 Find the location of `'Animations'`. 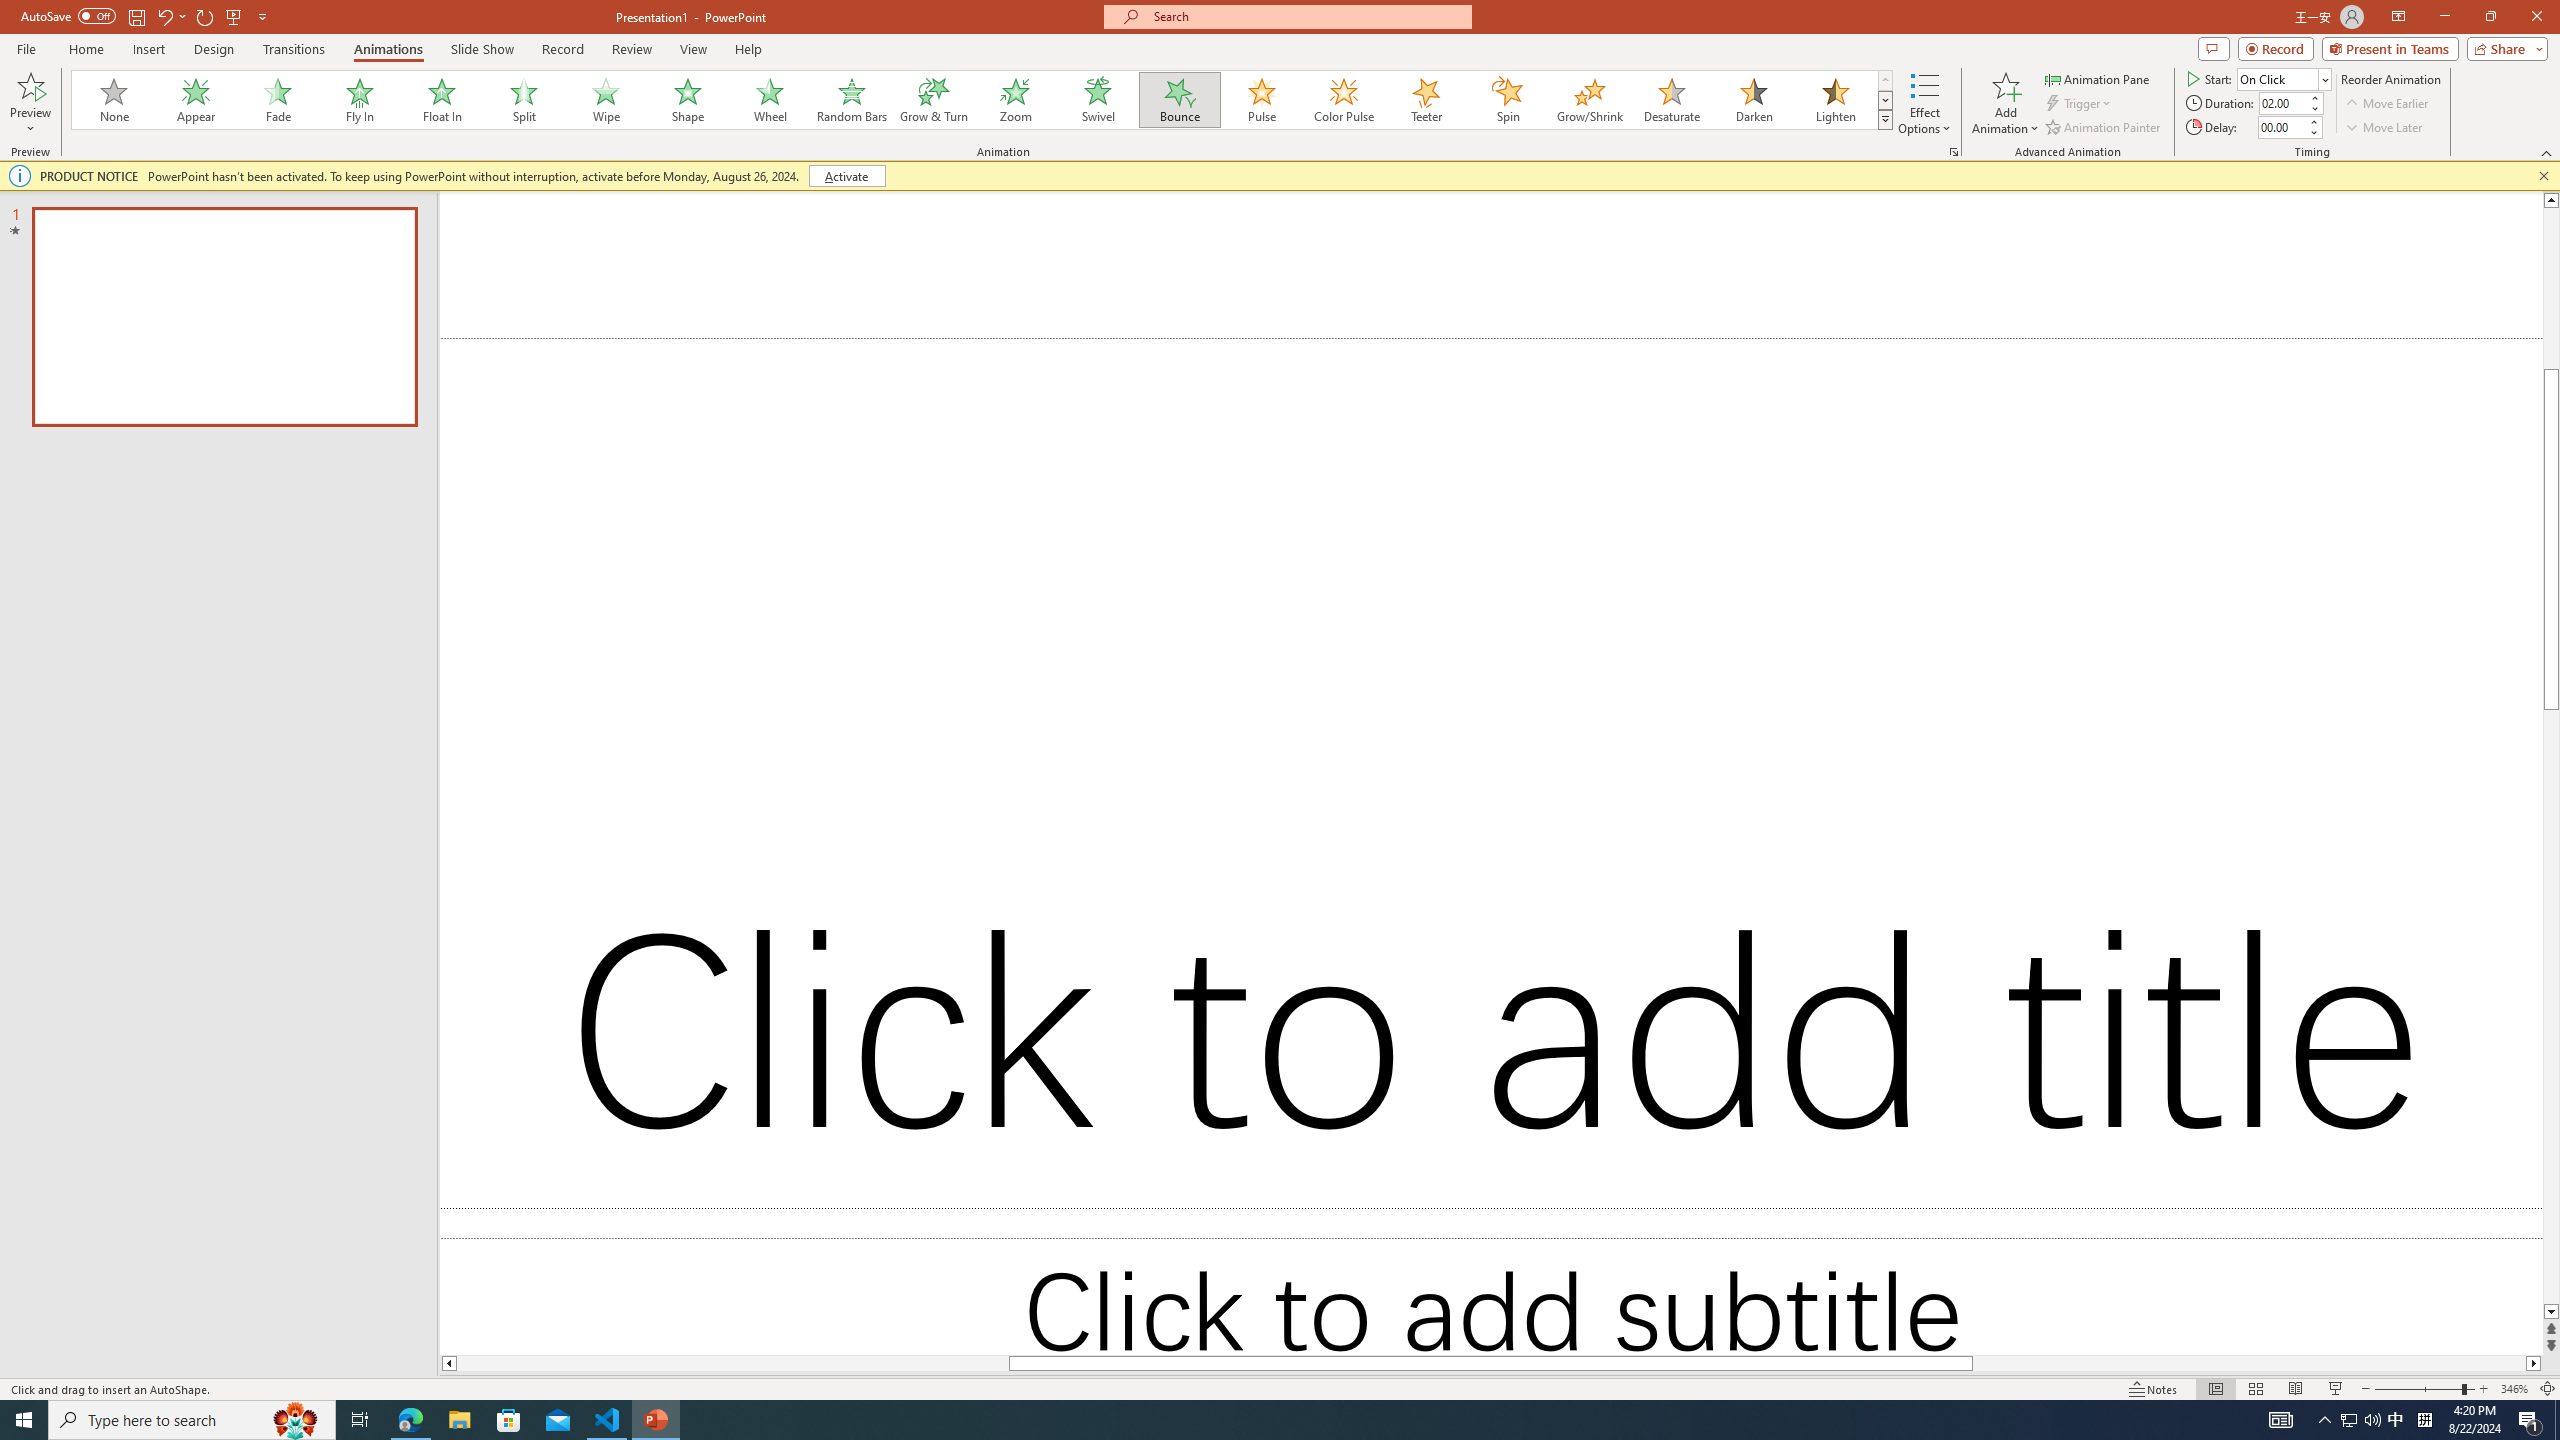

'Animations' is located at coordinates (387, 49).